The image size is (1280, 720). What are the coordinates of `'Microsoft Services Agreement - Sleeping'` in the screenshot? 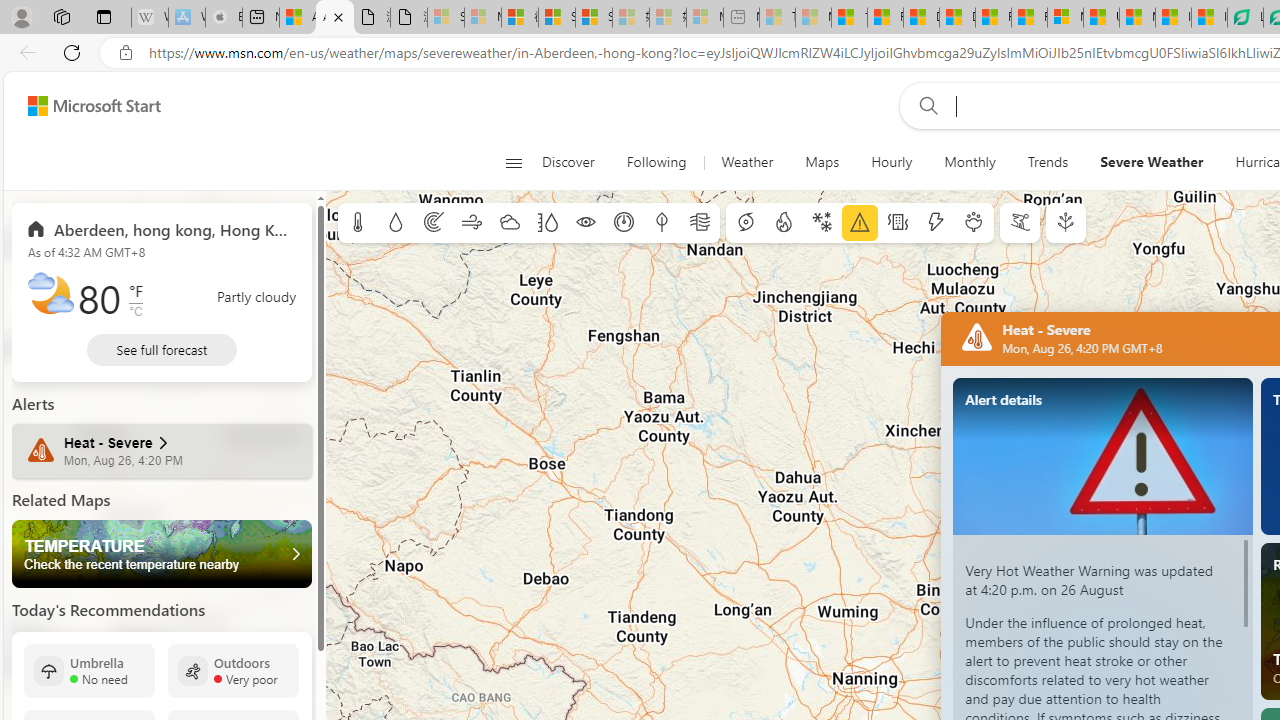 It's located at (482, 17).